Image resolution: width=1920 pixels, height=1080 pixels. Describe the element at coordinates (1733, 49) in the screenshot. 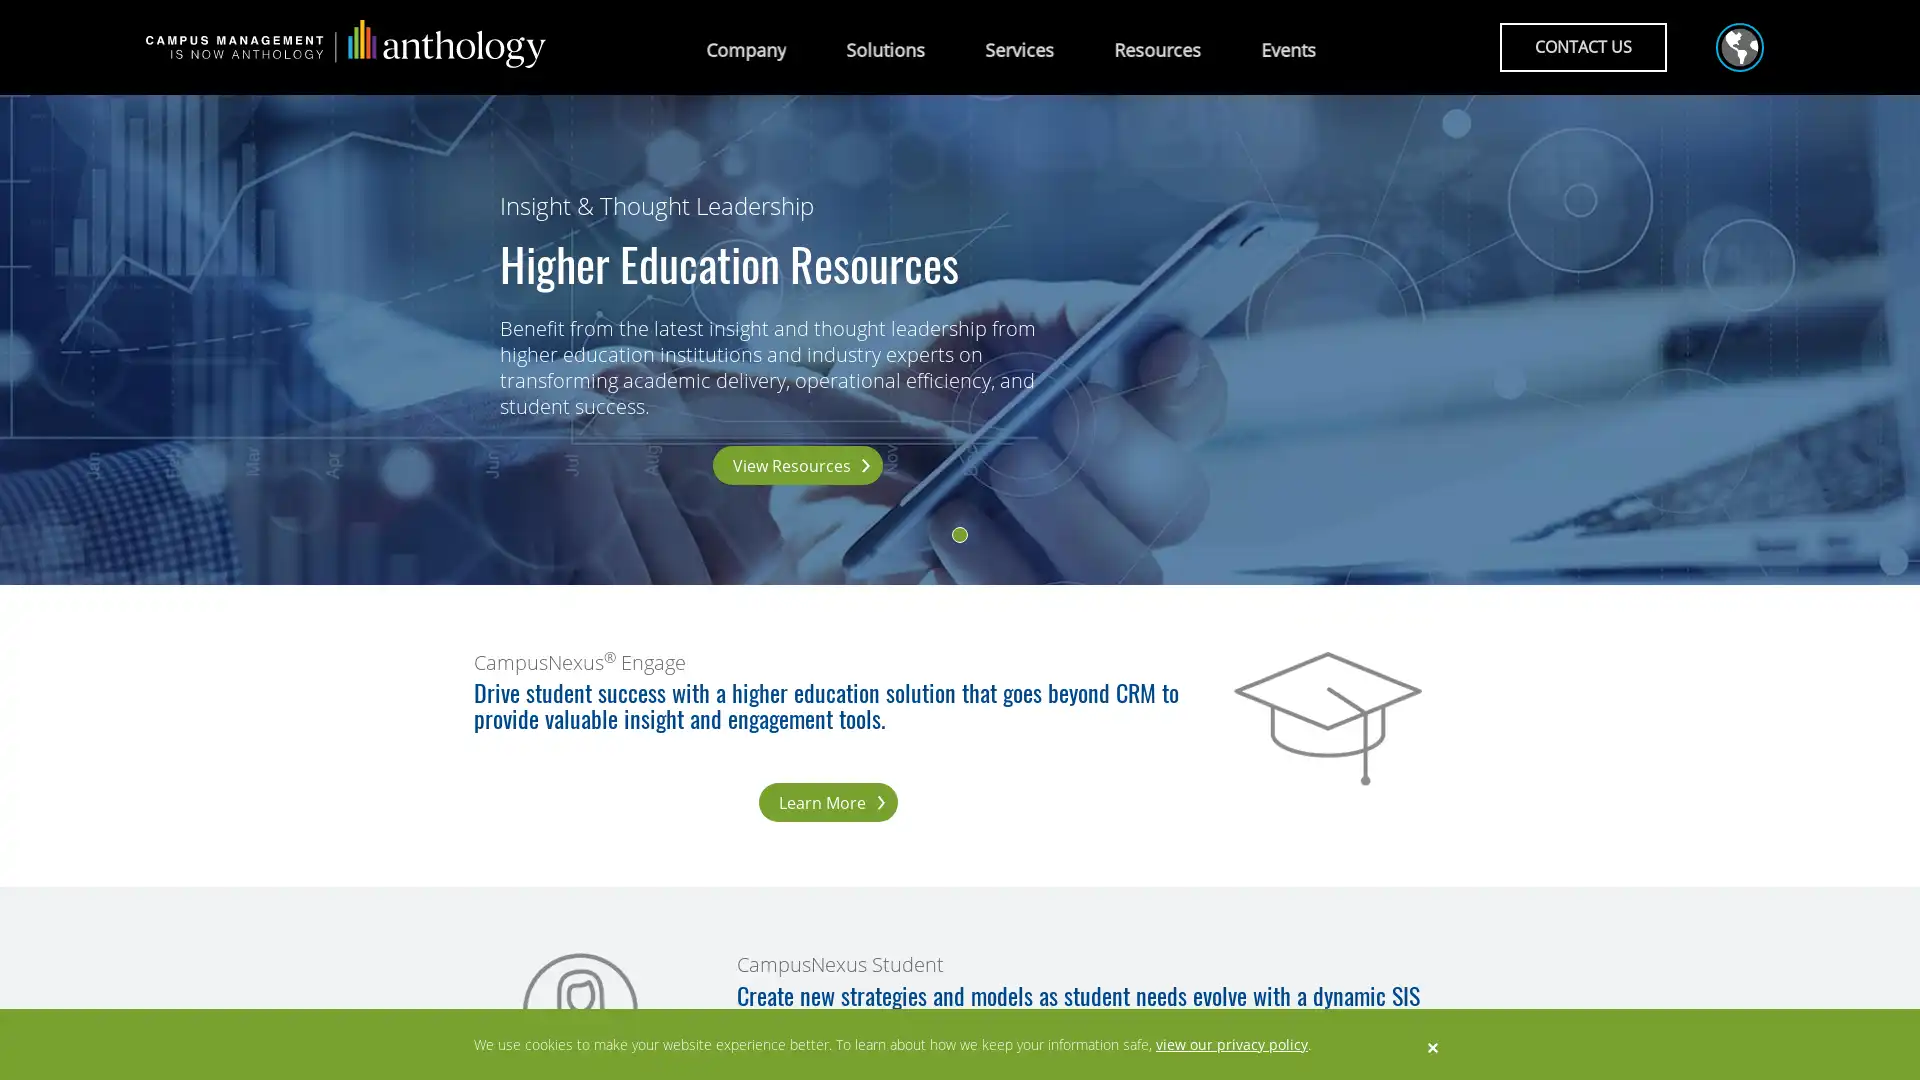

I see `Toggle navigation` at that location.